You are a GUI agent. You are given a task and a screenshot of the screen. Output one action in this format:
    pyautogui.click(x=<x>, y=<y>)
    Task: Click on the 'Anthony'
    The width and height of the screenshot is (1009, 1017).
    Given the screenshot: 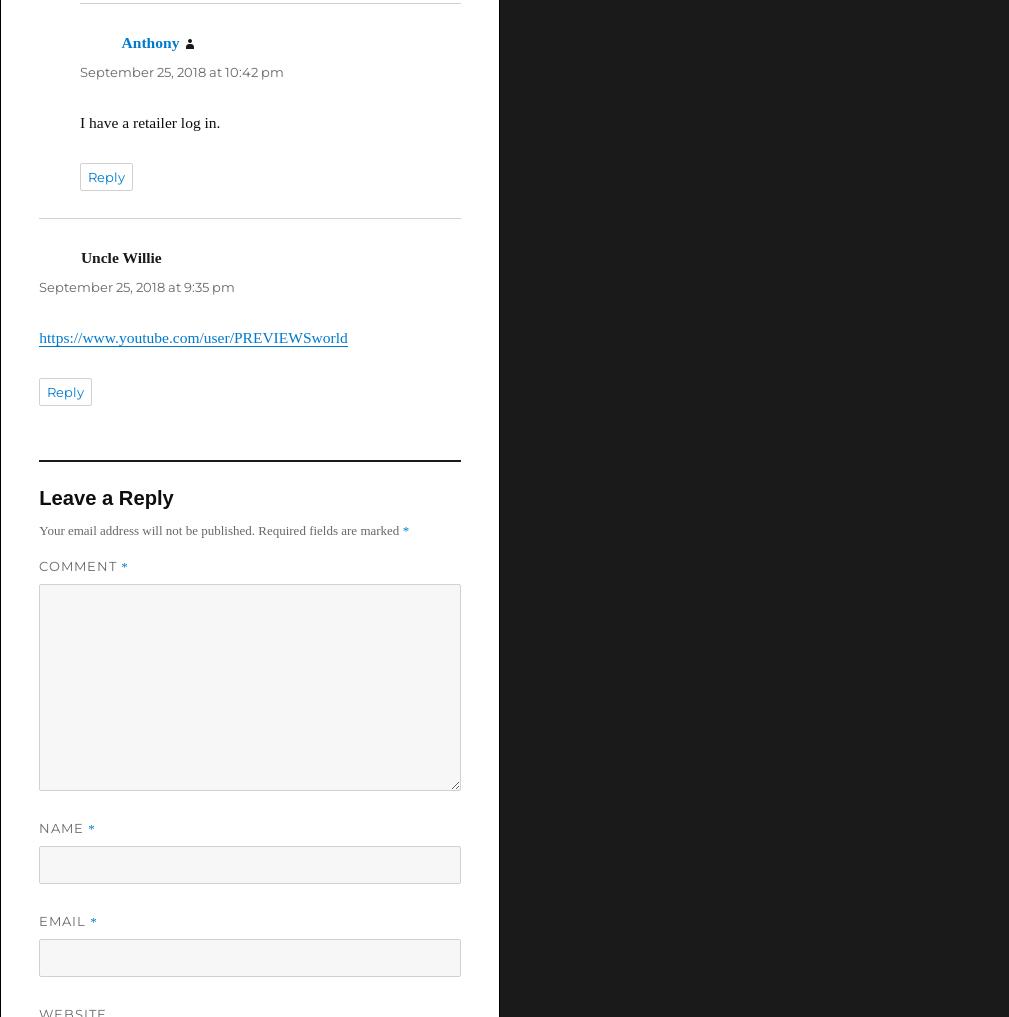 What is the action you would take?
    pyautogui.click(x=149, y=40)
    